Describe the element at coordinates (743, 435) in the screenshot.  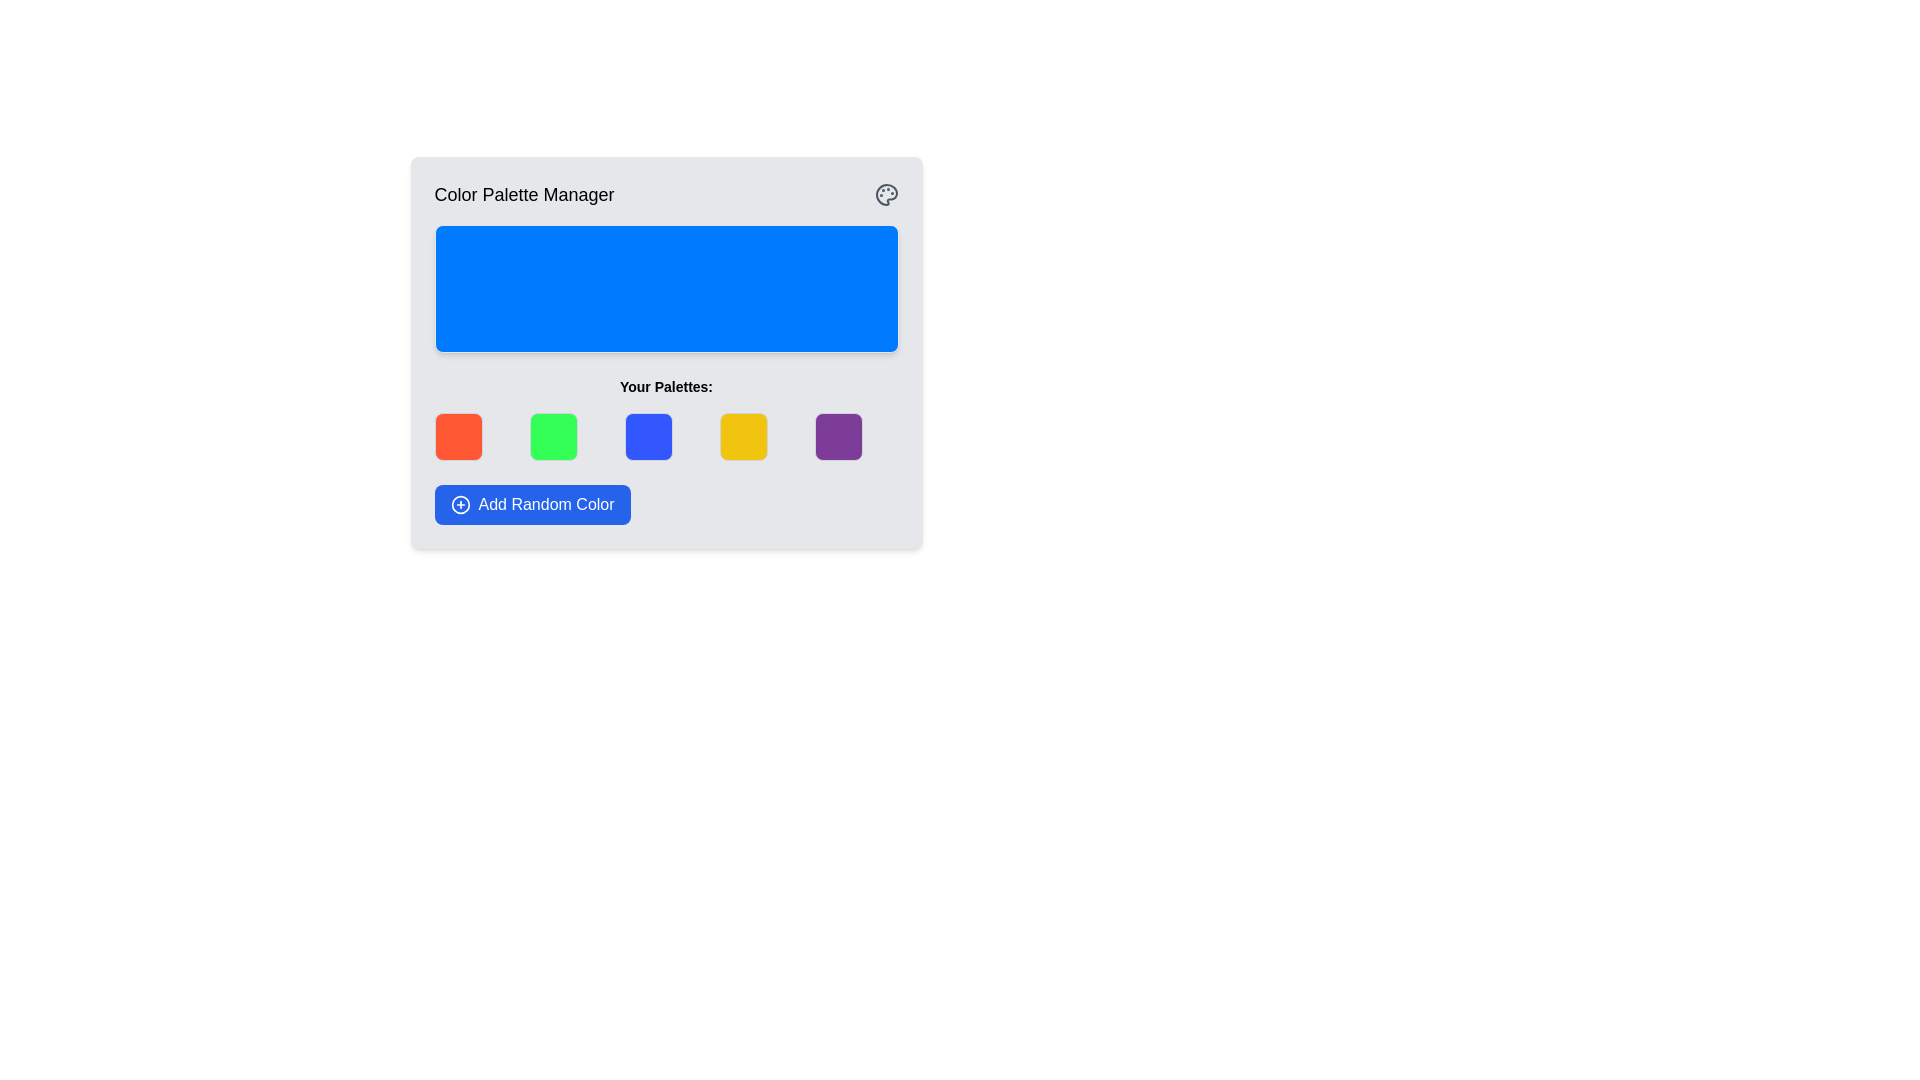
I see `the bright yellow color swatch with rounded corners, which is the fourth item in a group of five colored squares` at that location.